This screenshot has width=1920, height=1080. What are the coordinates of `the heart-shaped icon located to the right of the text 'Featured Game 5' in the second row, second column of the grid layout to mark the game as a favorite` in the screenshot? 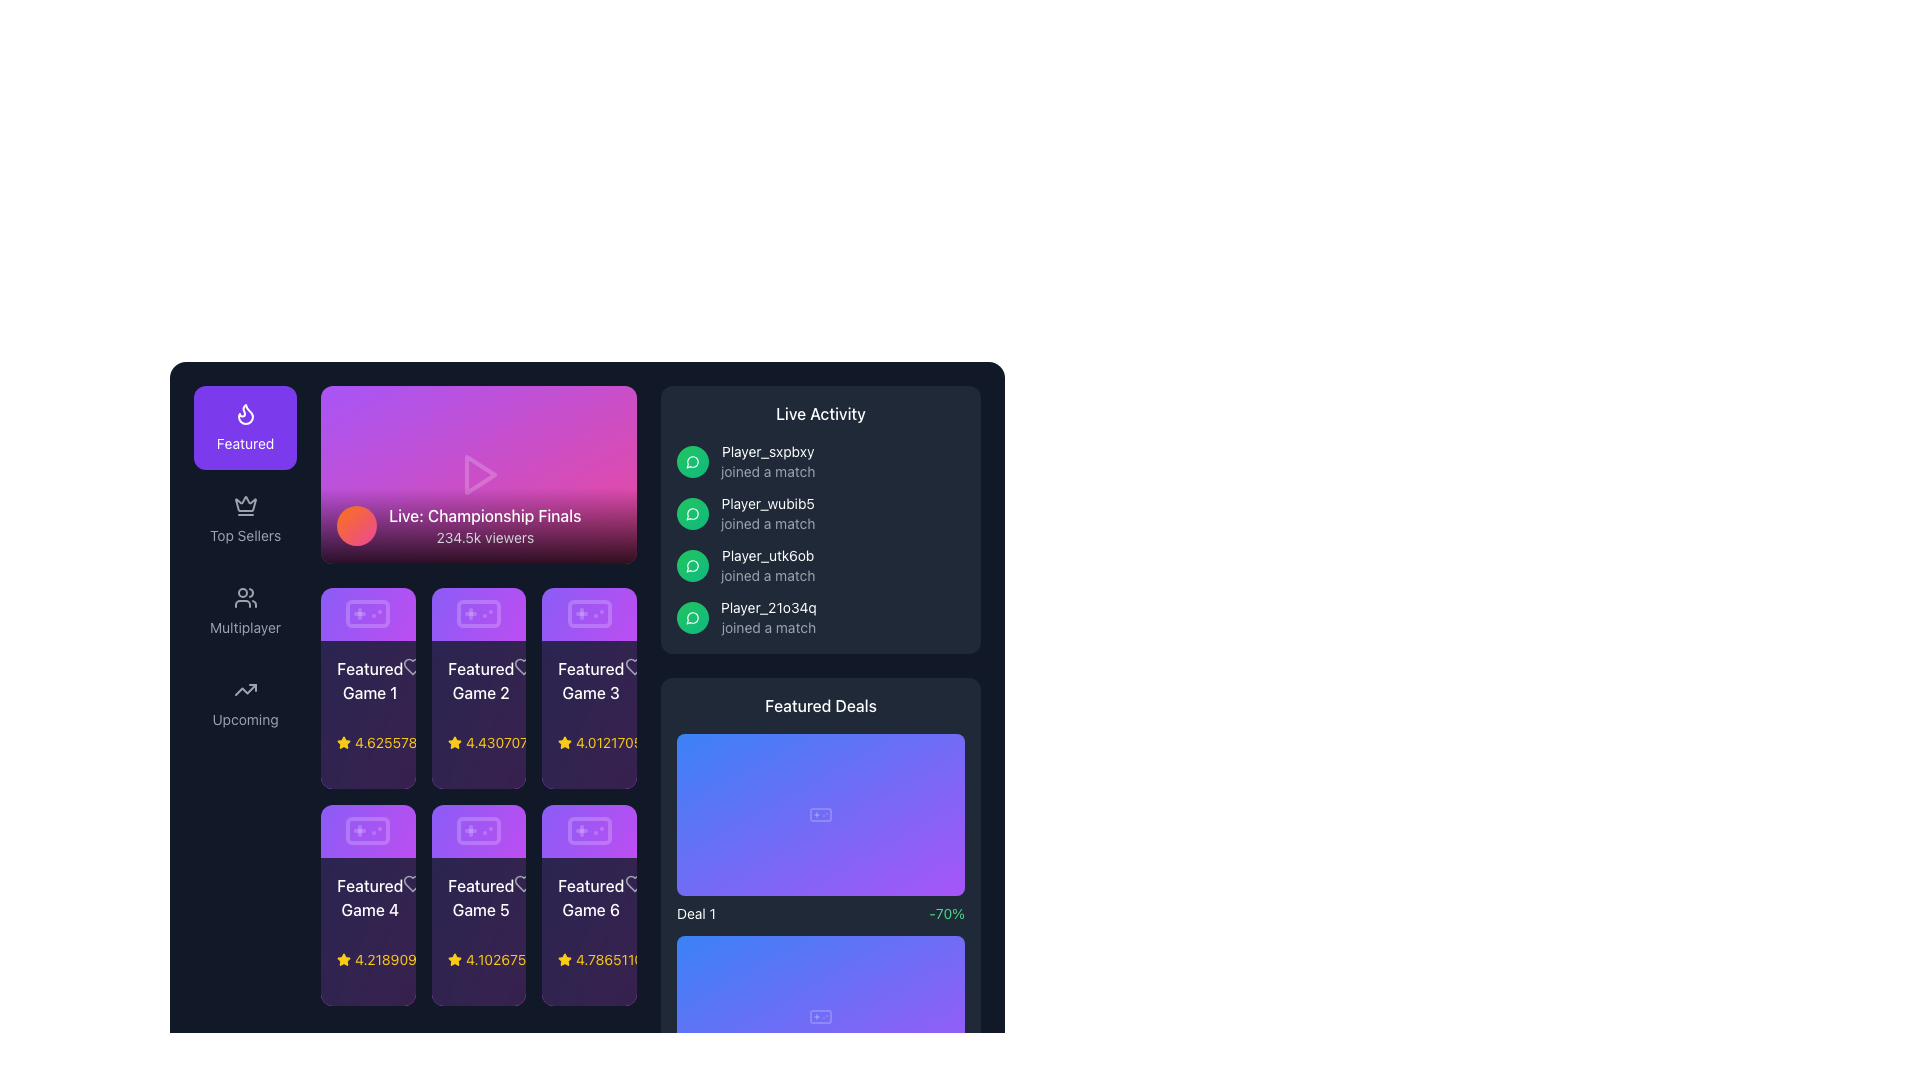 It's located at (523, 882).